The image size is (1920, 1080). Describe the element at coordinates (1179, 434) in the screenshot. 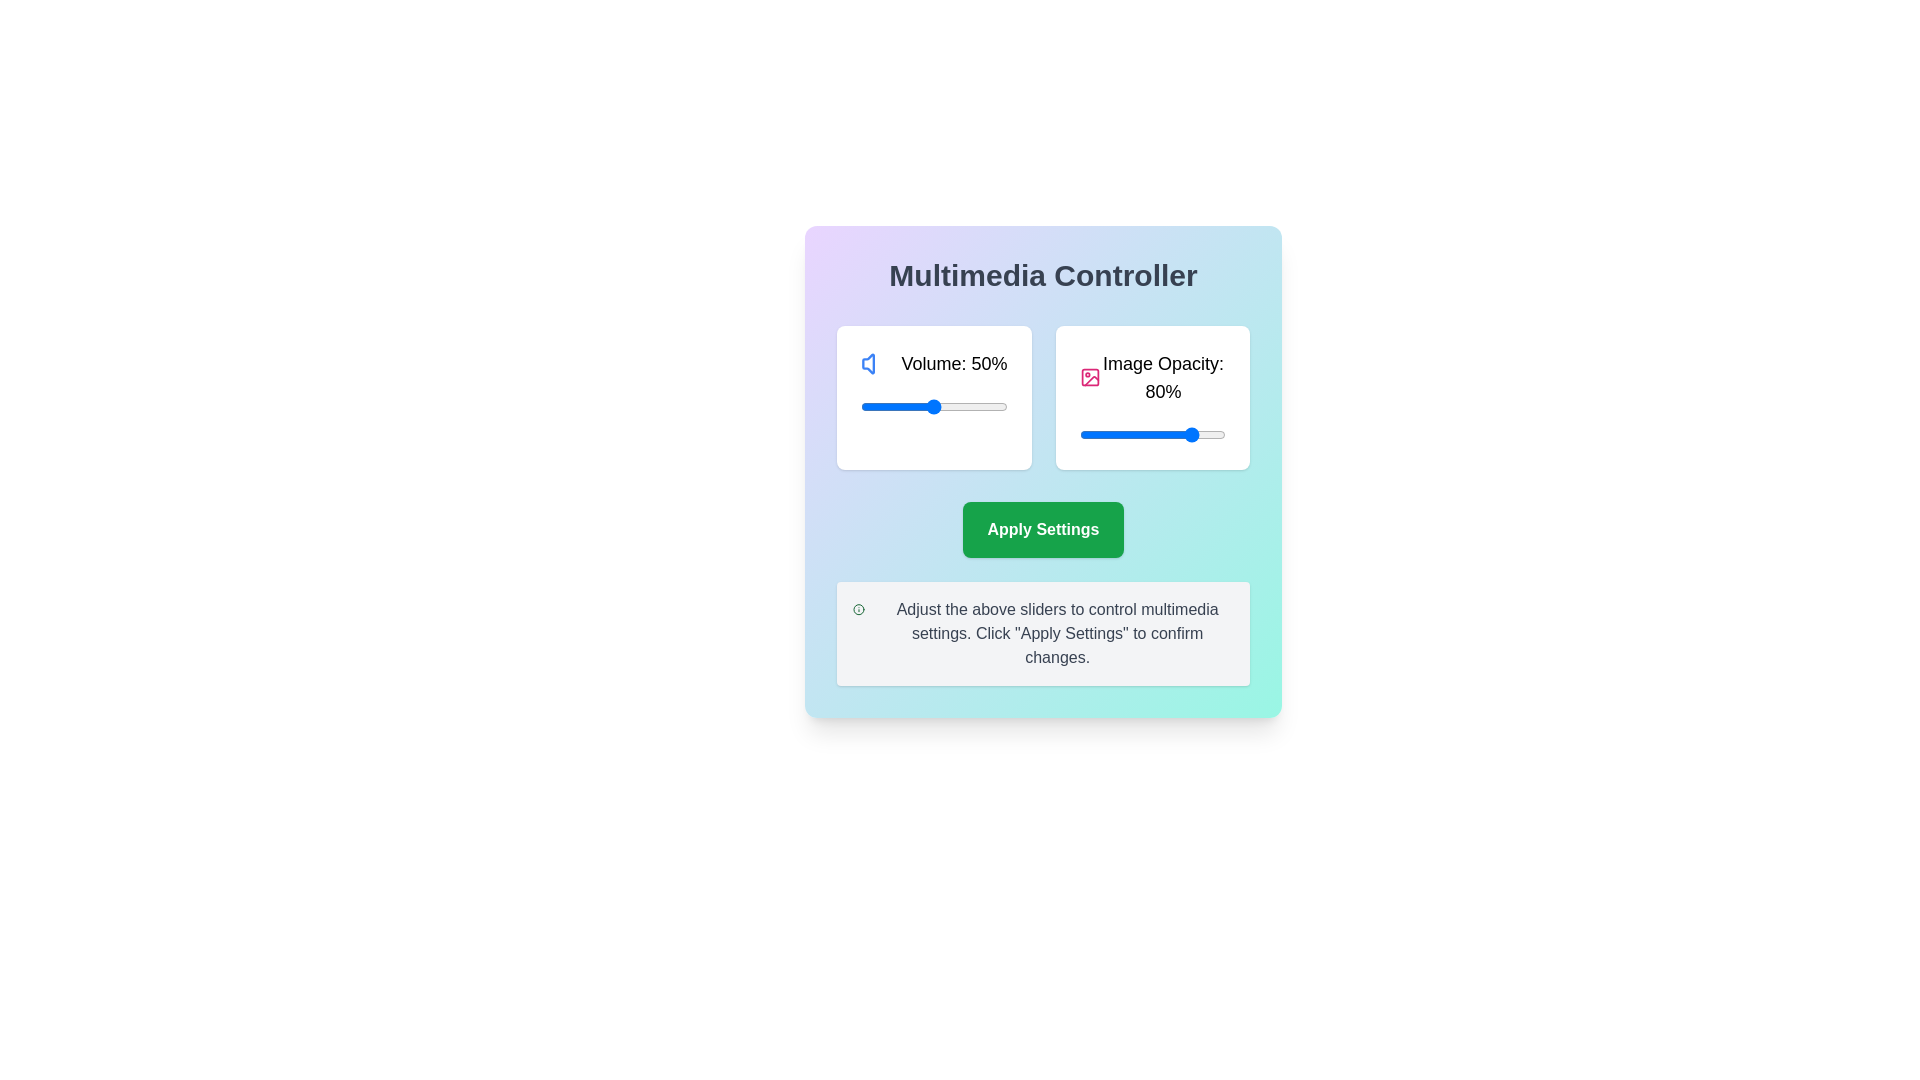

I see `the image opacity slider to set the transparency to 68%` at that location.